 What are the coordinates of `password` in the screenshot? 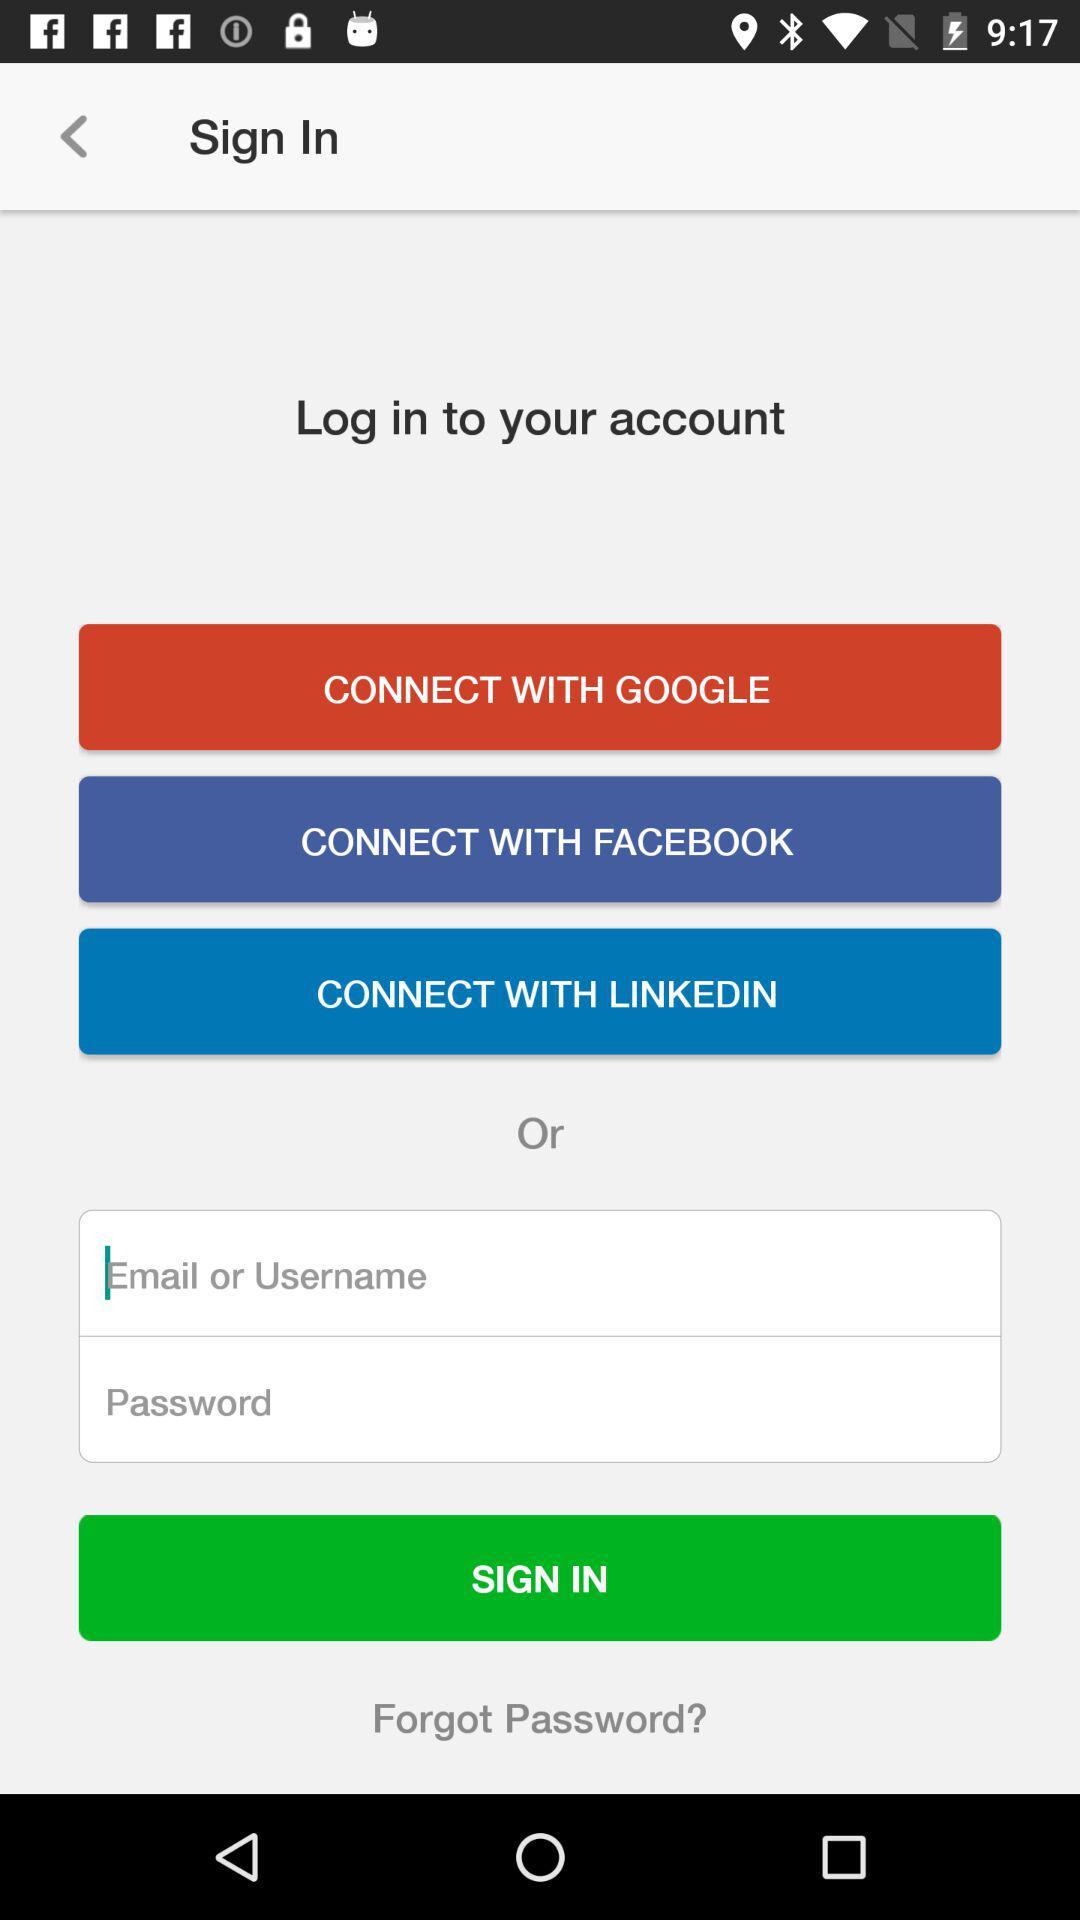 It's located at (540, 1398).